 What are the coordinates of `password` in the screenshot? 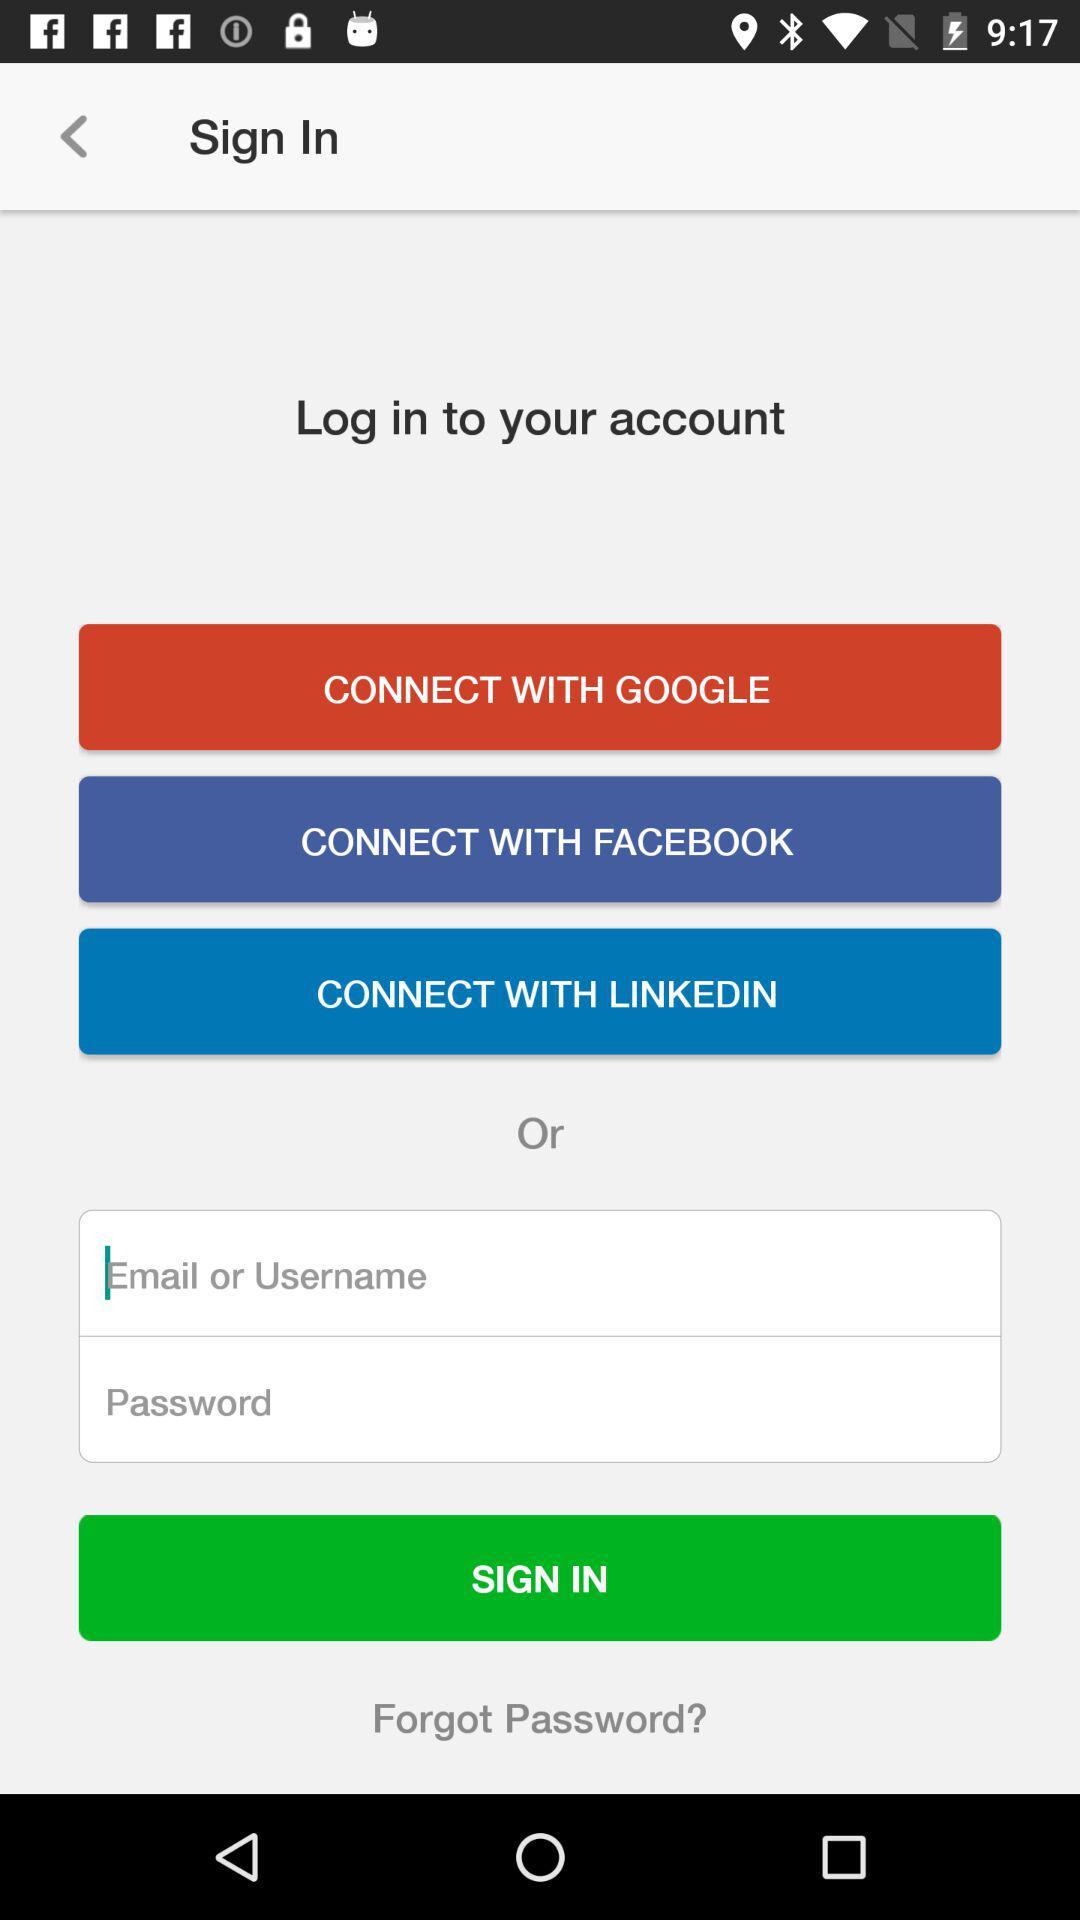 It's located at (540, 1398).